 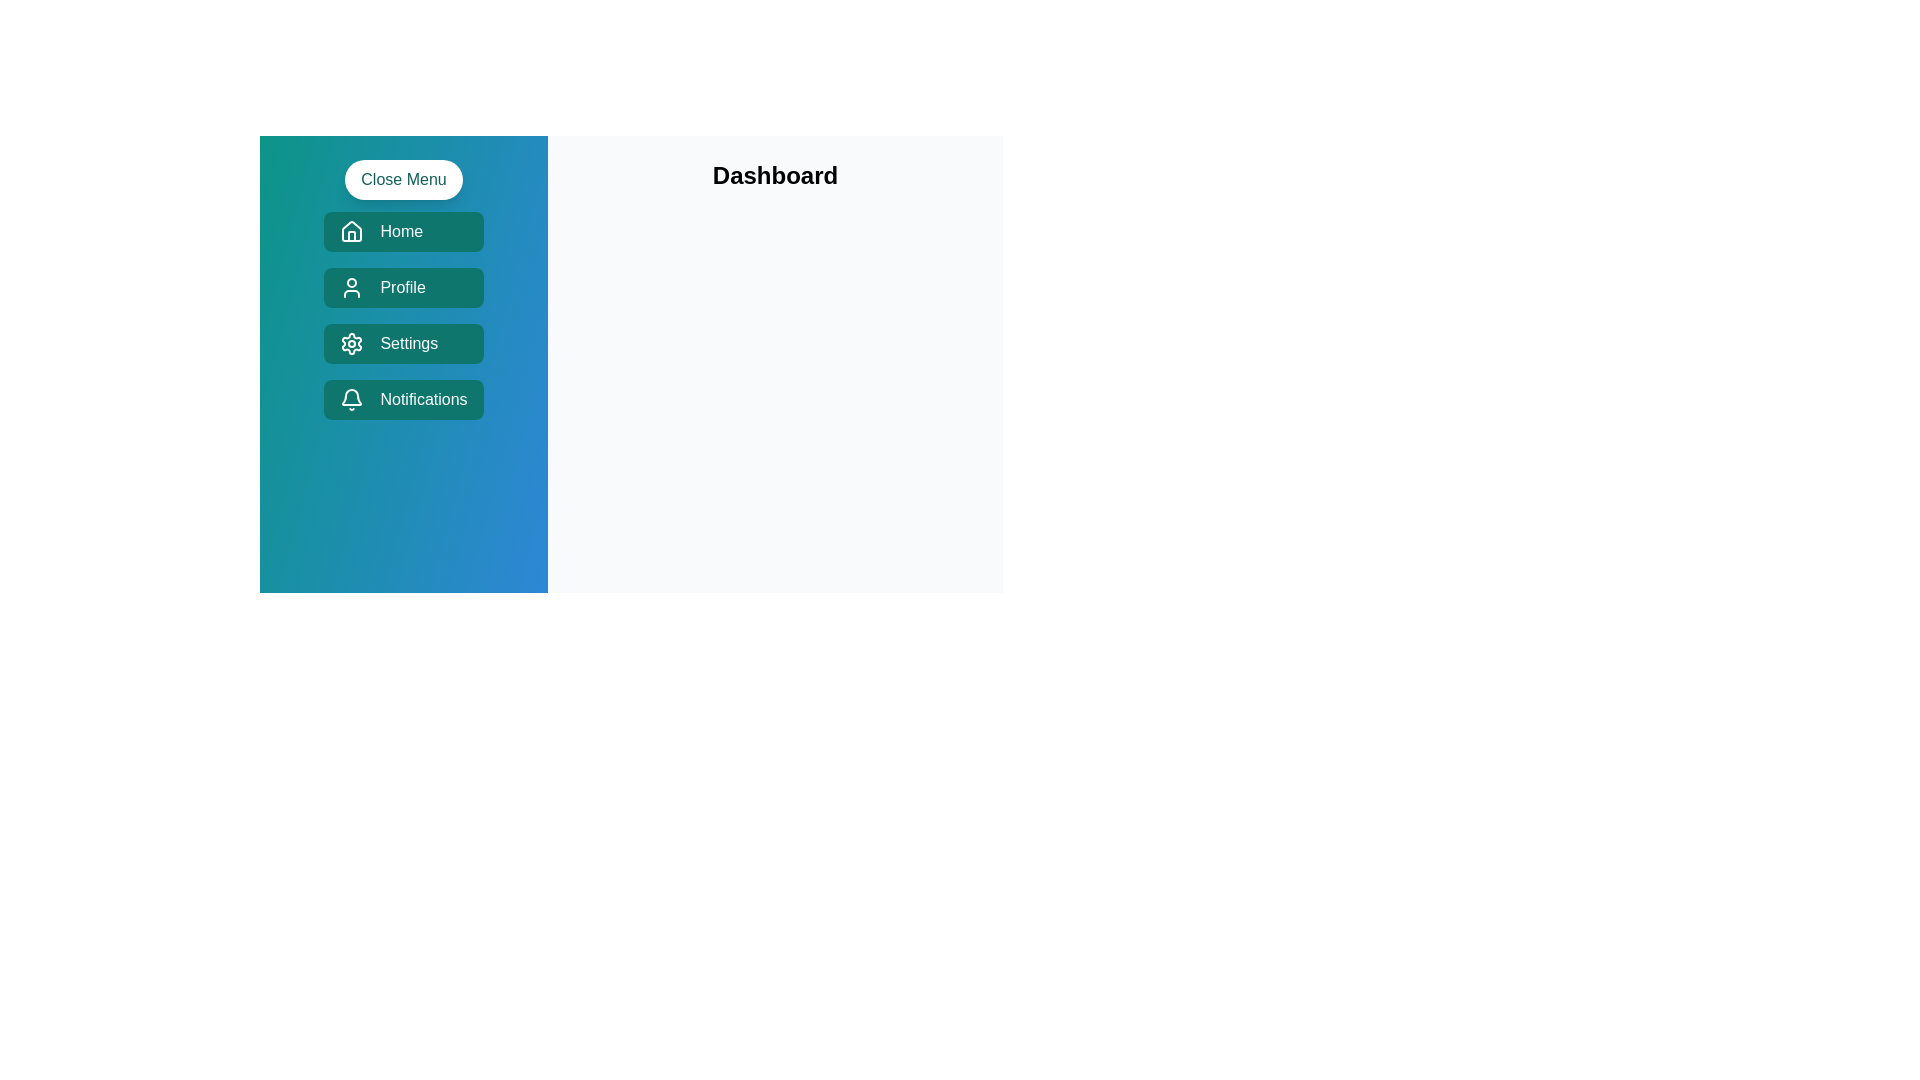 I want to click on the 'Notifications' text label on the left sidebar, which is part of a button group styled with rounded corners, indicating it may be draggable, so click(x=422, y=400).